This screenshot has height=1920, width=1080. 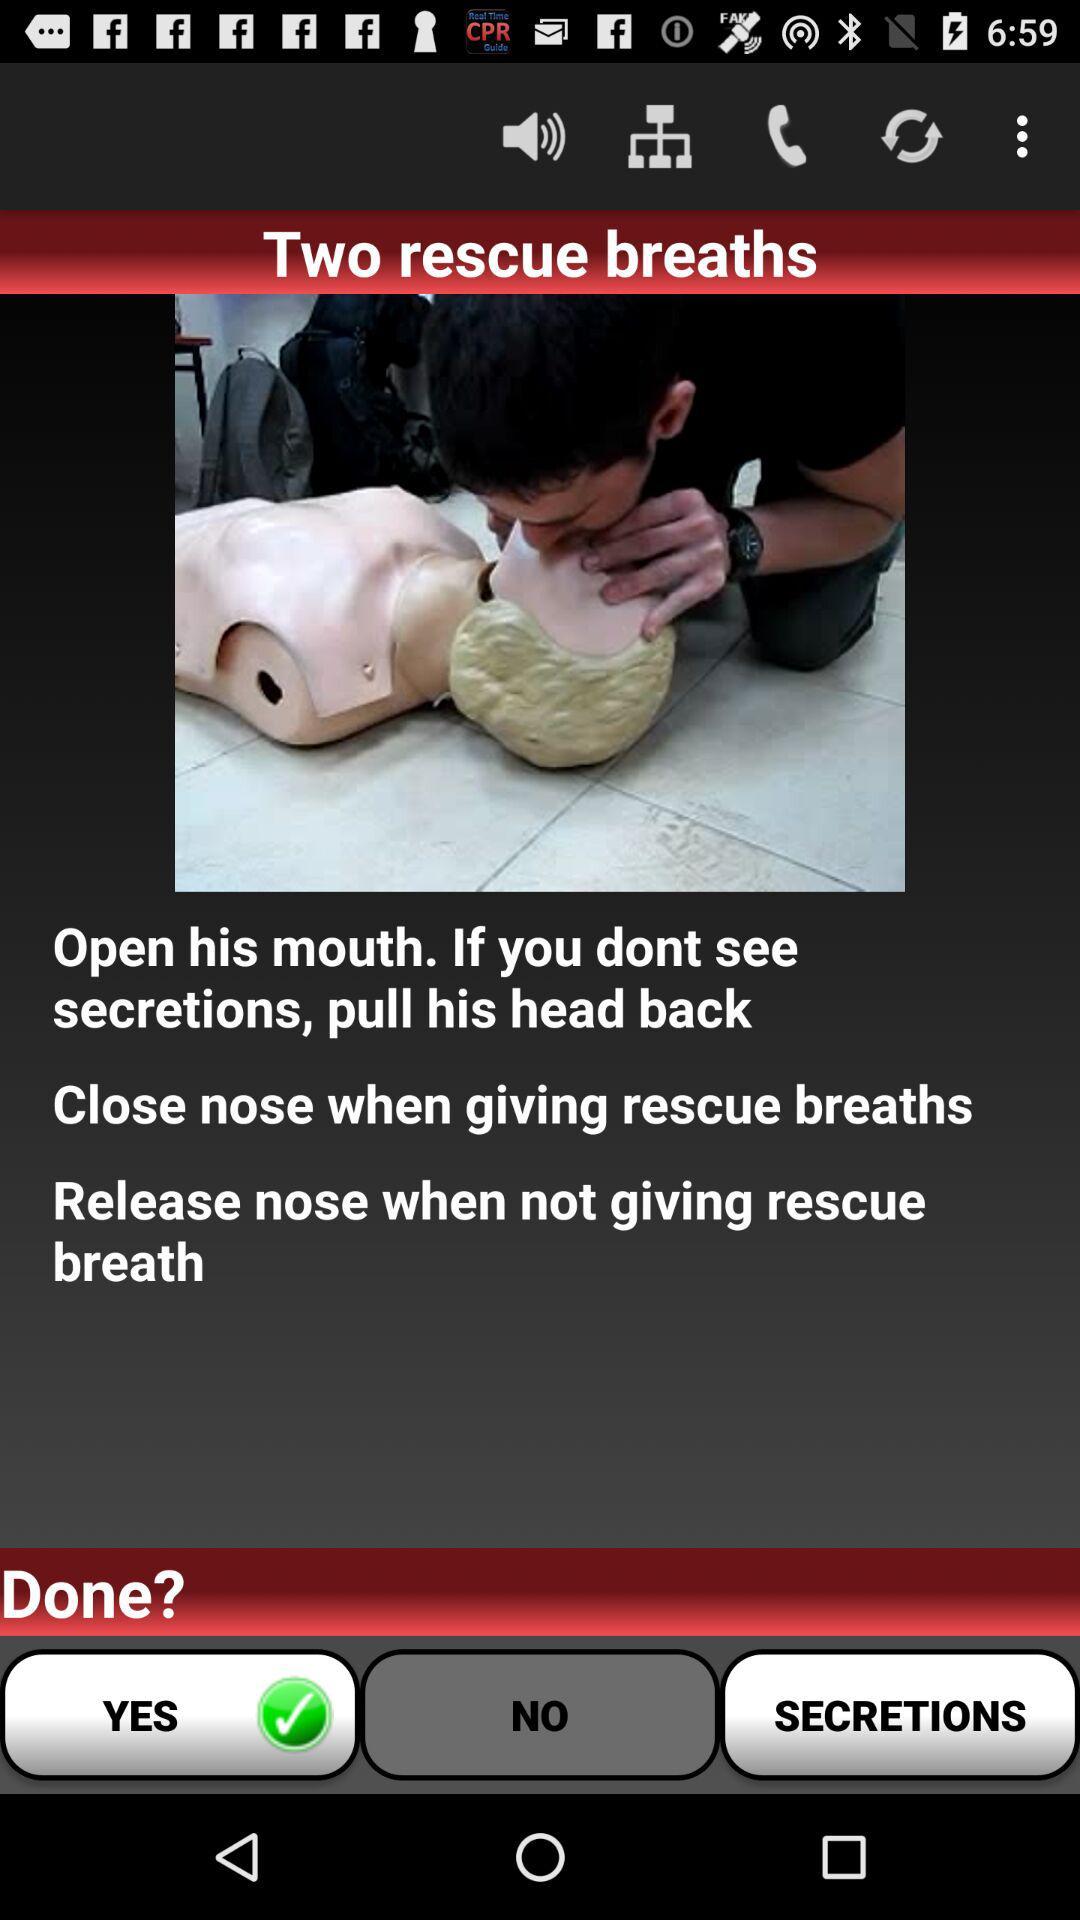 What do you see at coordinates (659, 135) in the screenshot?
I see `icon above two rescue breaths item` at bounding box center [659, 135].